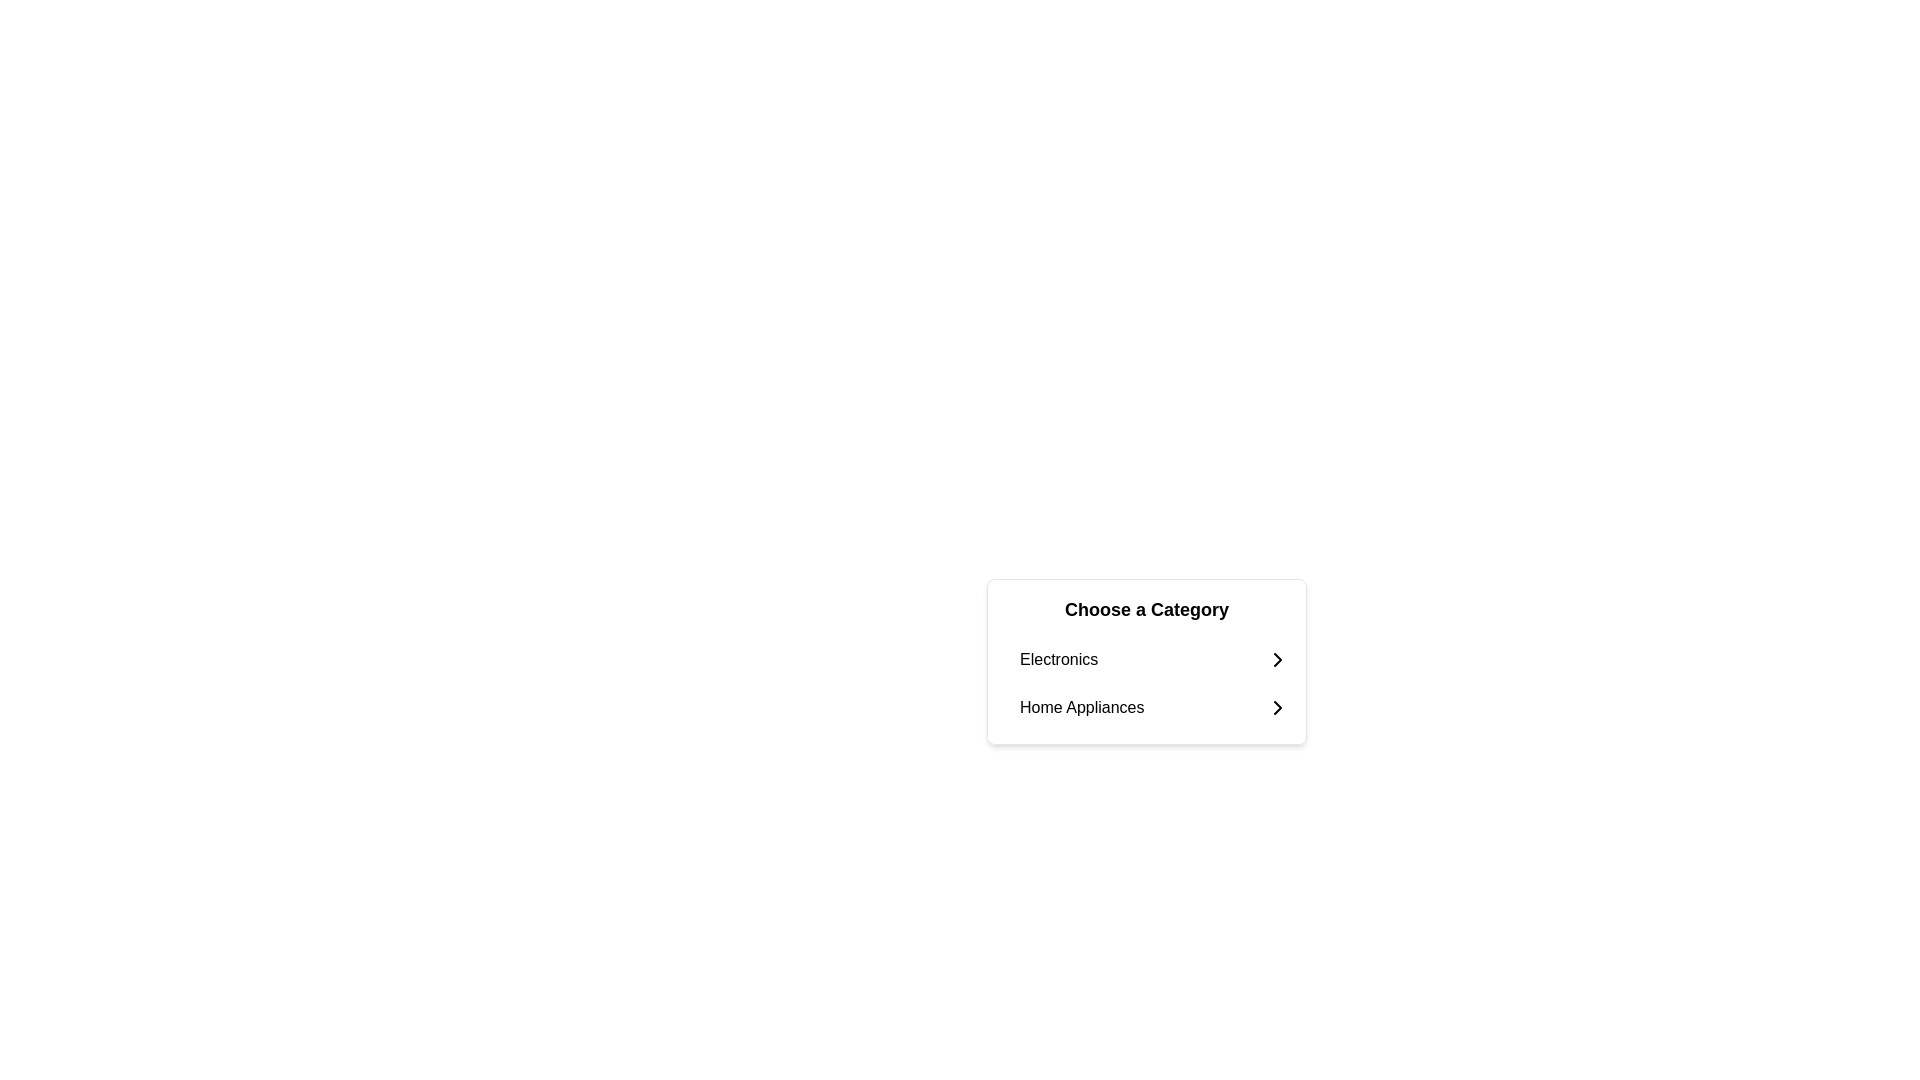 Image resolution: width=1920 pixels, height=1080 pixels. What do you see at coordinates (1276, 707) in the screenshot?
I see `the right-facing chevron icon in the 'Choose a Category' menu` at bounding box center [1276, 707].